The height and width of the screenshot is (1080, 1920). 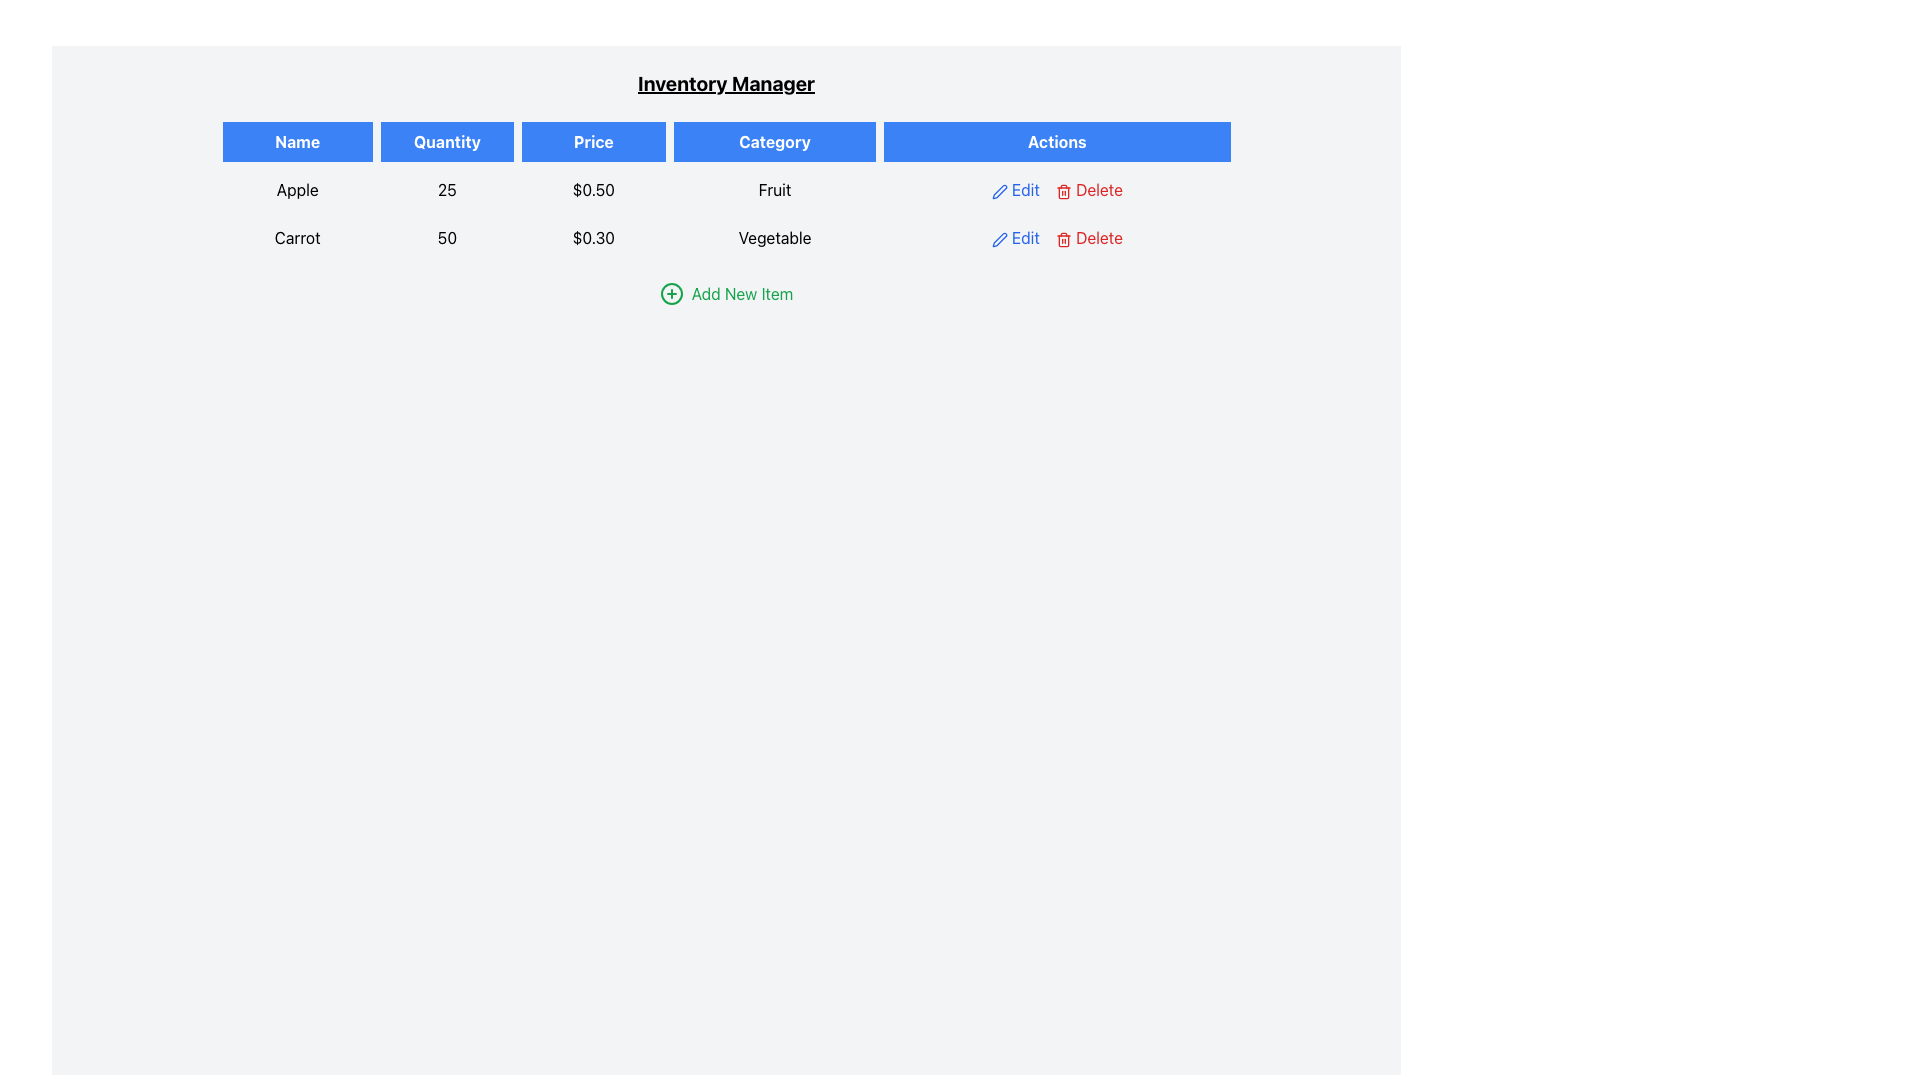 What do you see at coordinates (773, 189) in the screenshot?
I see `the non-interactive label indicating the category of the listed item 'Apple' in the first row of the table under the 'Category' heading in the Inventory Manager interface` at bounding box center [773, 189].